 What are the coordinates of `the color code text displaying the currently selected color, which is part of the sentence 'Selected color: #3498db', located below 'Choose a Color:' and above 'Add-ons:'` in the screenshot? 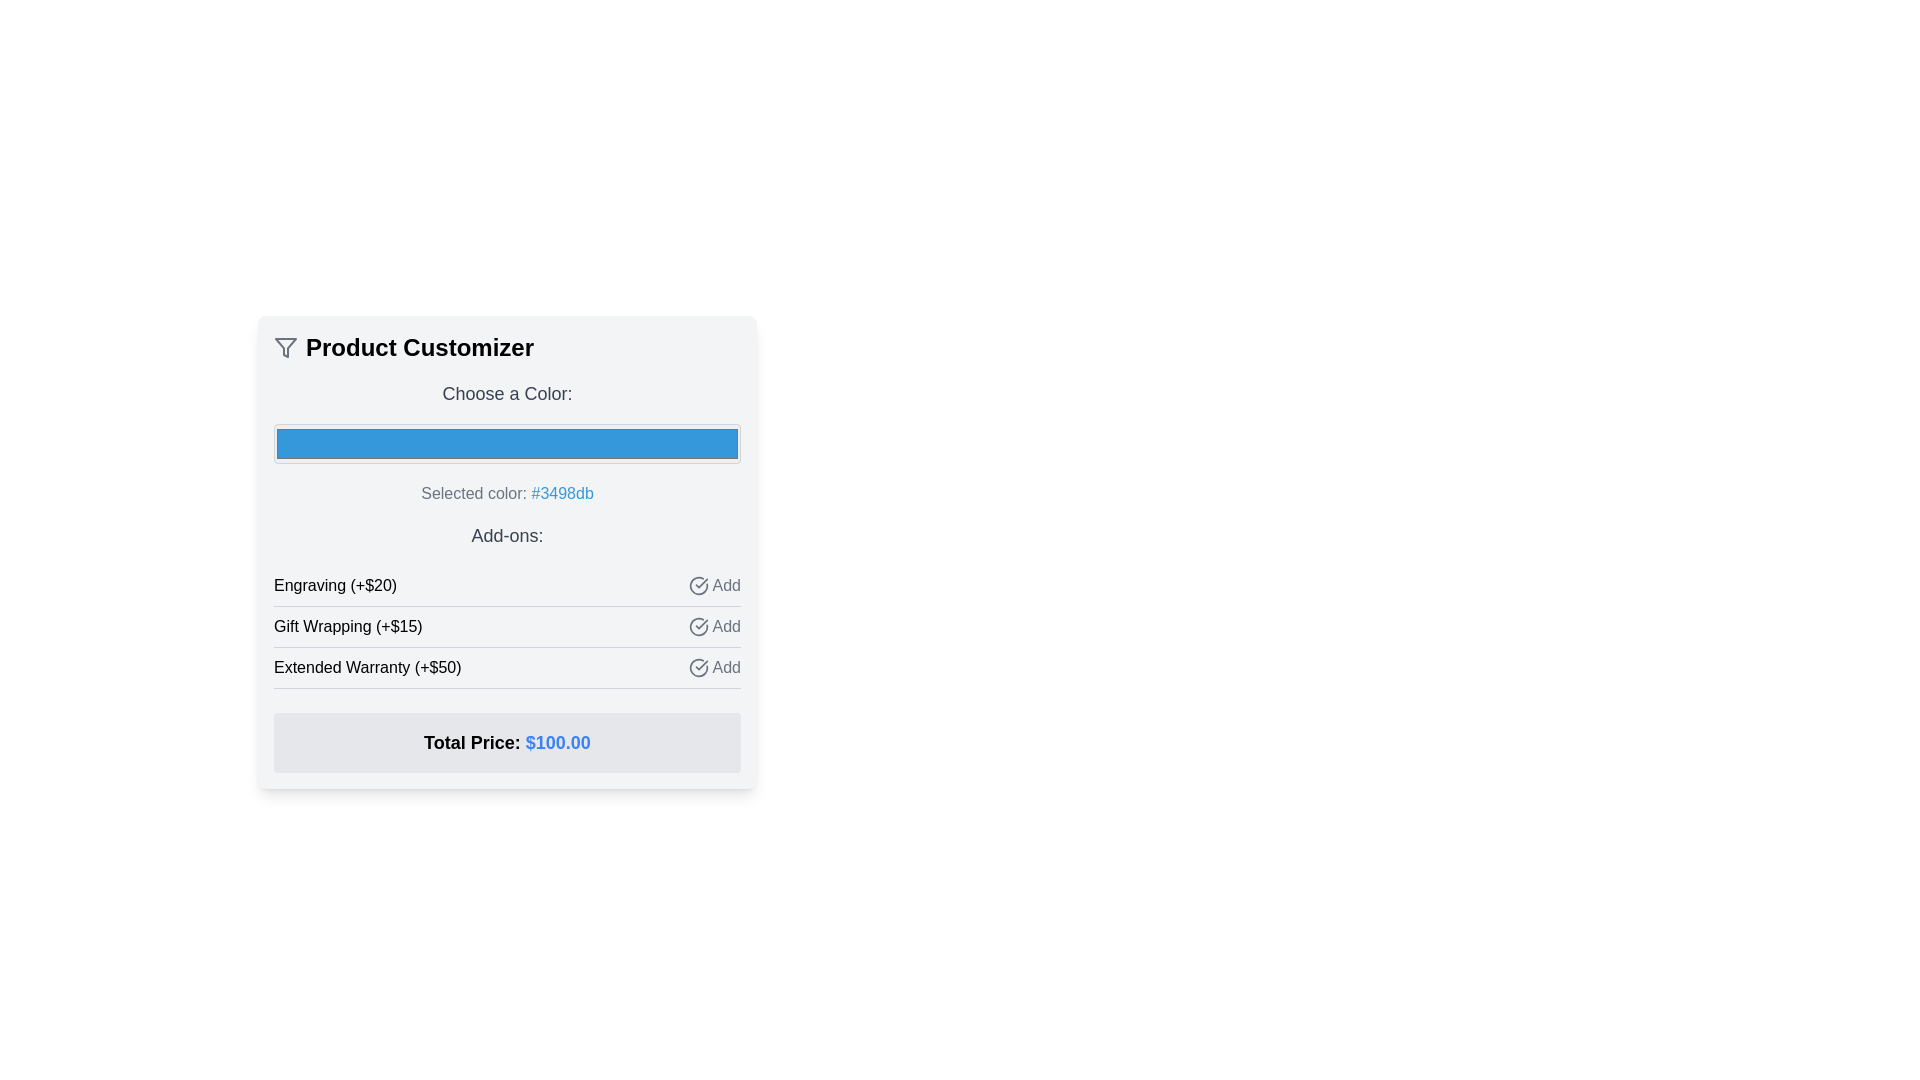 It's located at (561, 493).